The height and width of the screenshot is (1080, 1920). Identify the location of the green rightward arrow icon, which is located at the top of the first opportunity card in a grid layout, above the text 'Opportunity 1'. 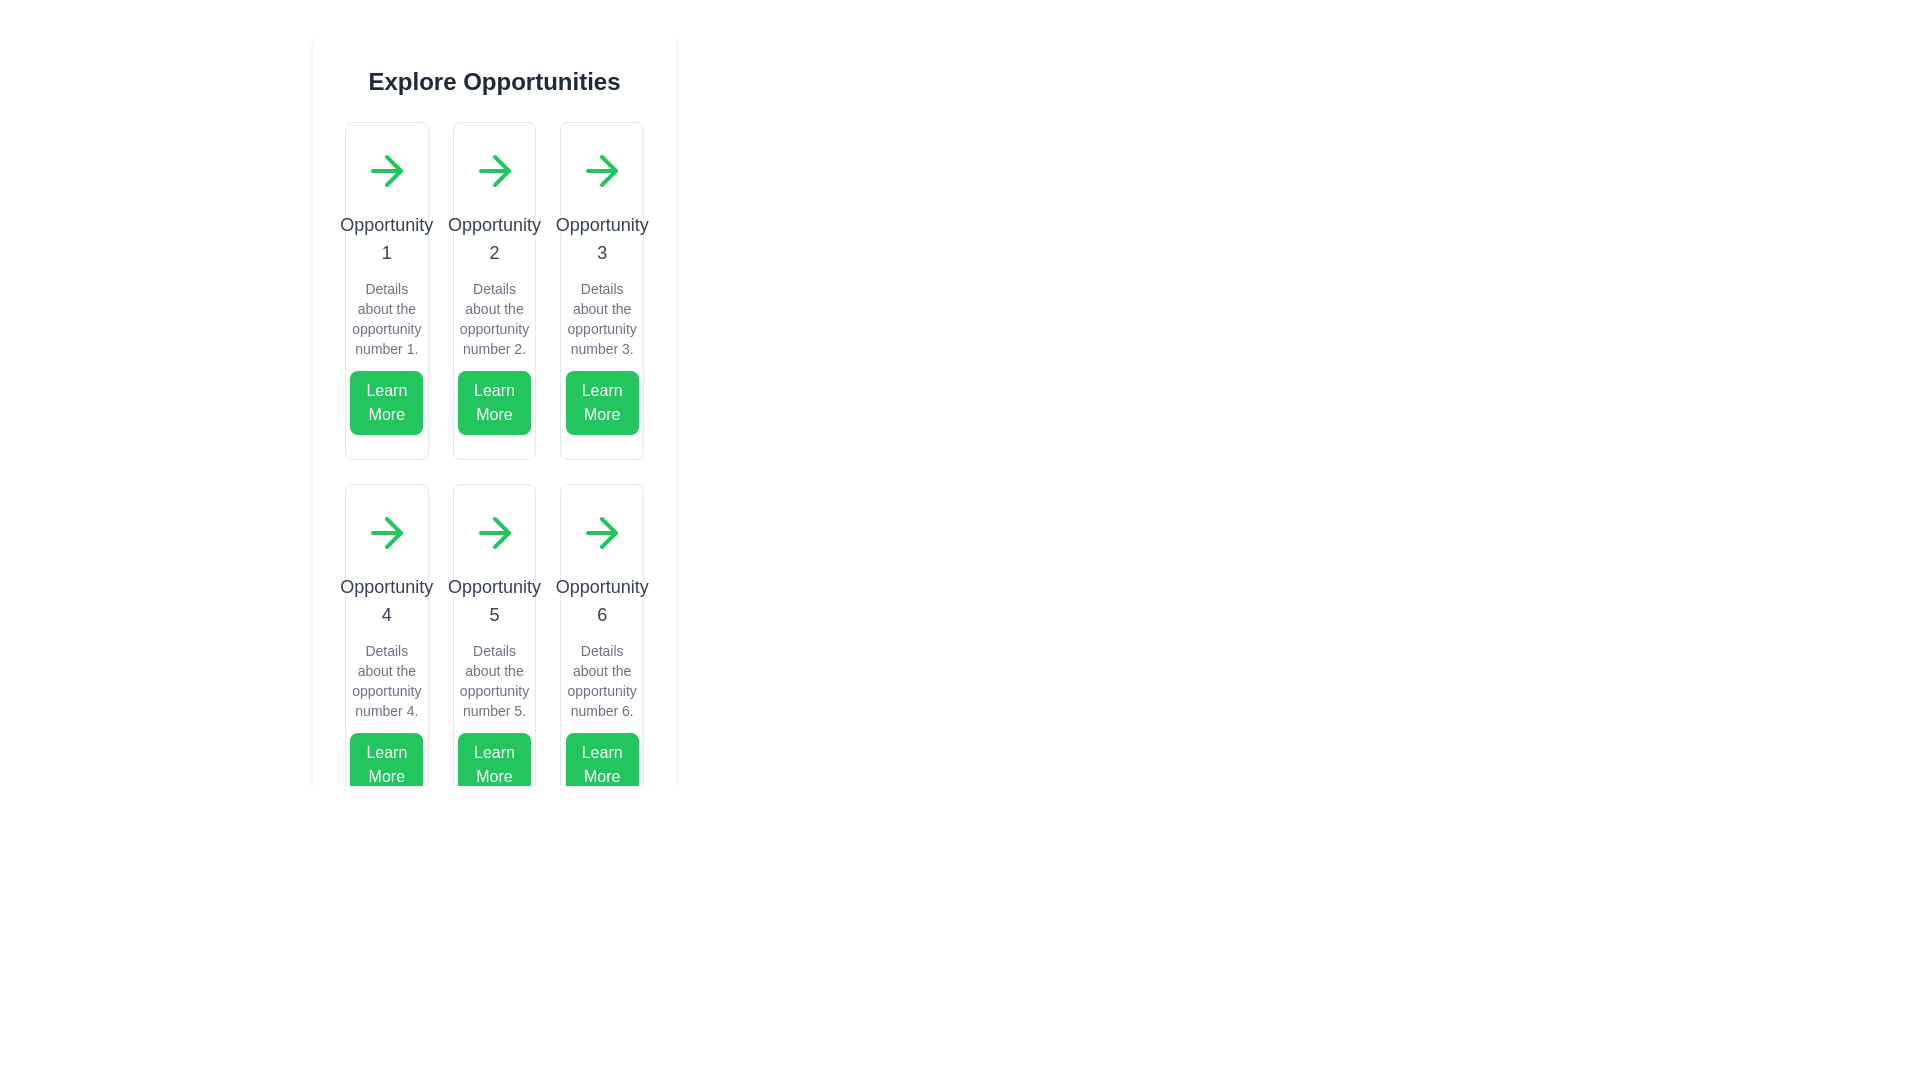
(386, 169).